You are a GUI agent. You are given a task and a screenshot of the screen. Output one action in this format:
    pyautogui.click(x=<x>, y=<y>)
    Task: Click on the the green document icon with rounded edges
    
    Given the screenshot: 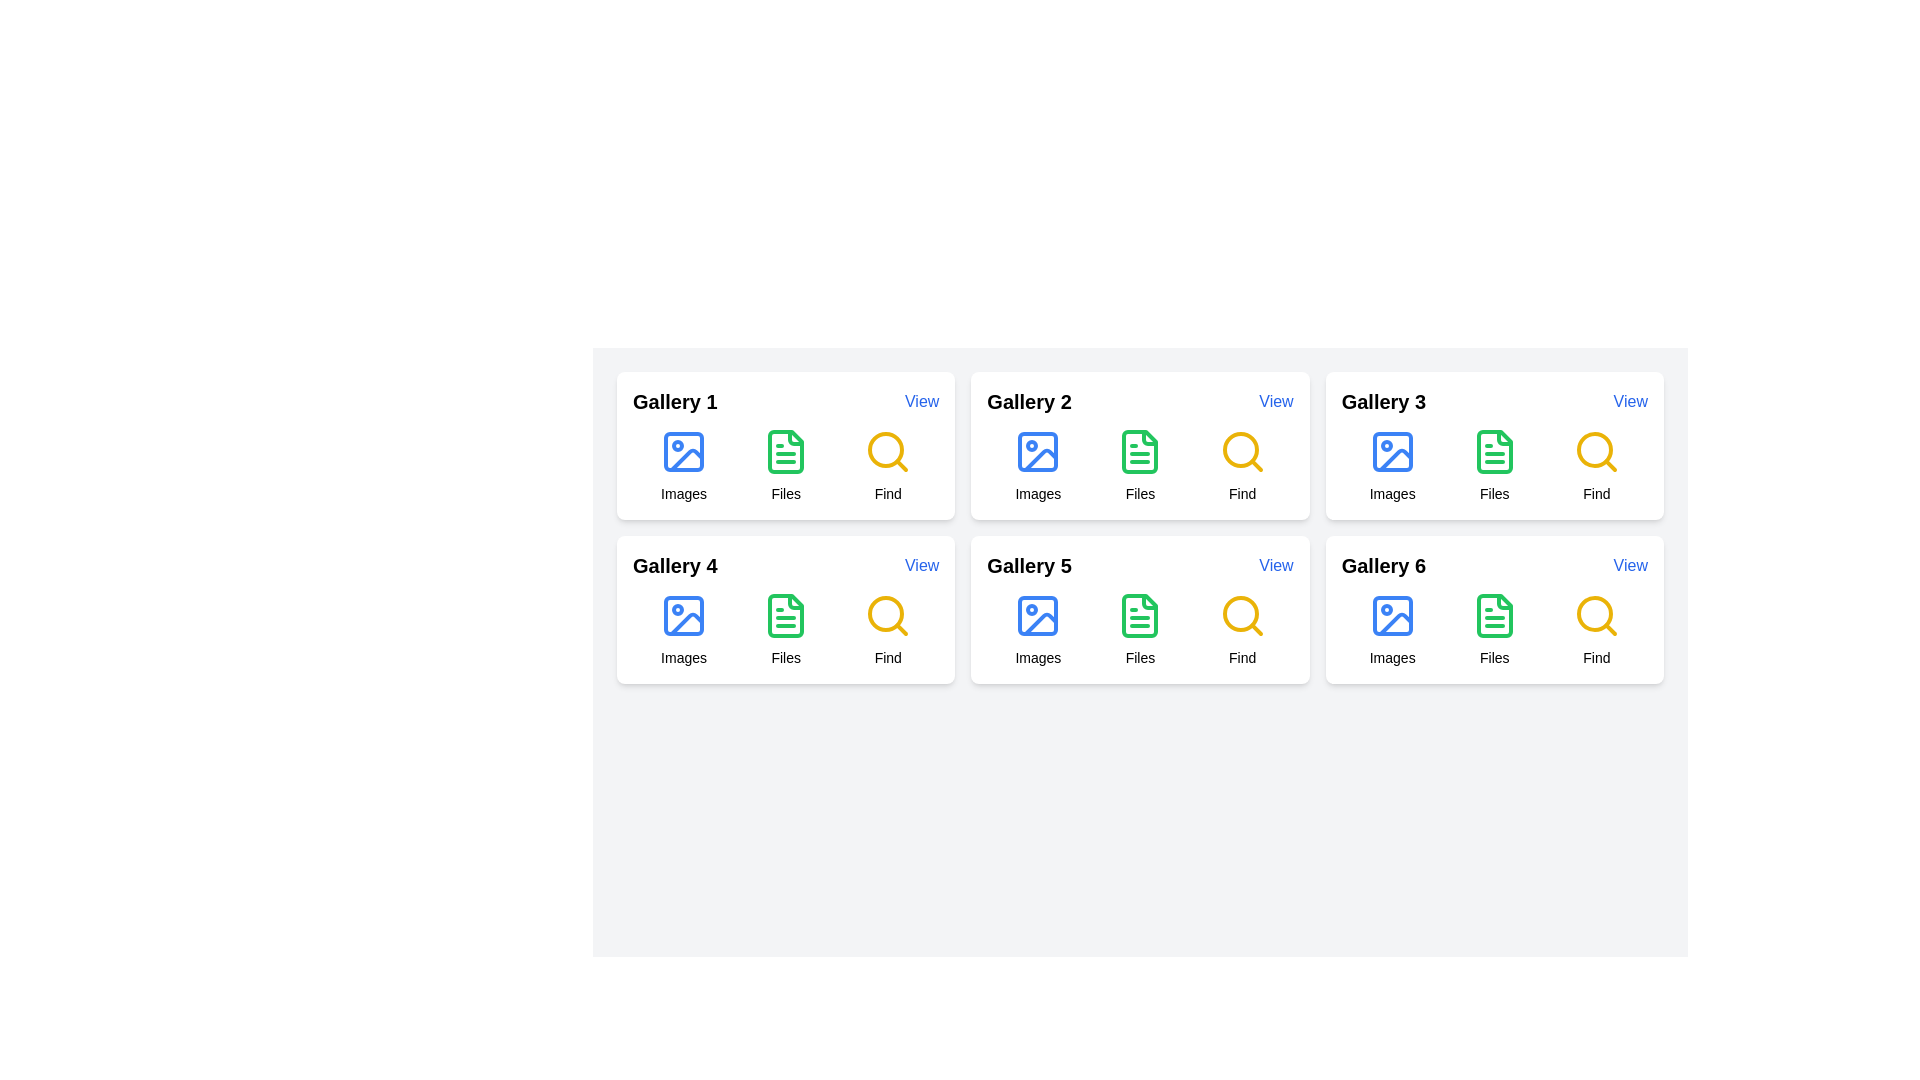 What is the action you would take?
    pyautogui.click(x=1494, y=615)
    